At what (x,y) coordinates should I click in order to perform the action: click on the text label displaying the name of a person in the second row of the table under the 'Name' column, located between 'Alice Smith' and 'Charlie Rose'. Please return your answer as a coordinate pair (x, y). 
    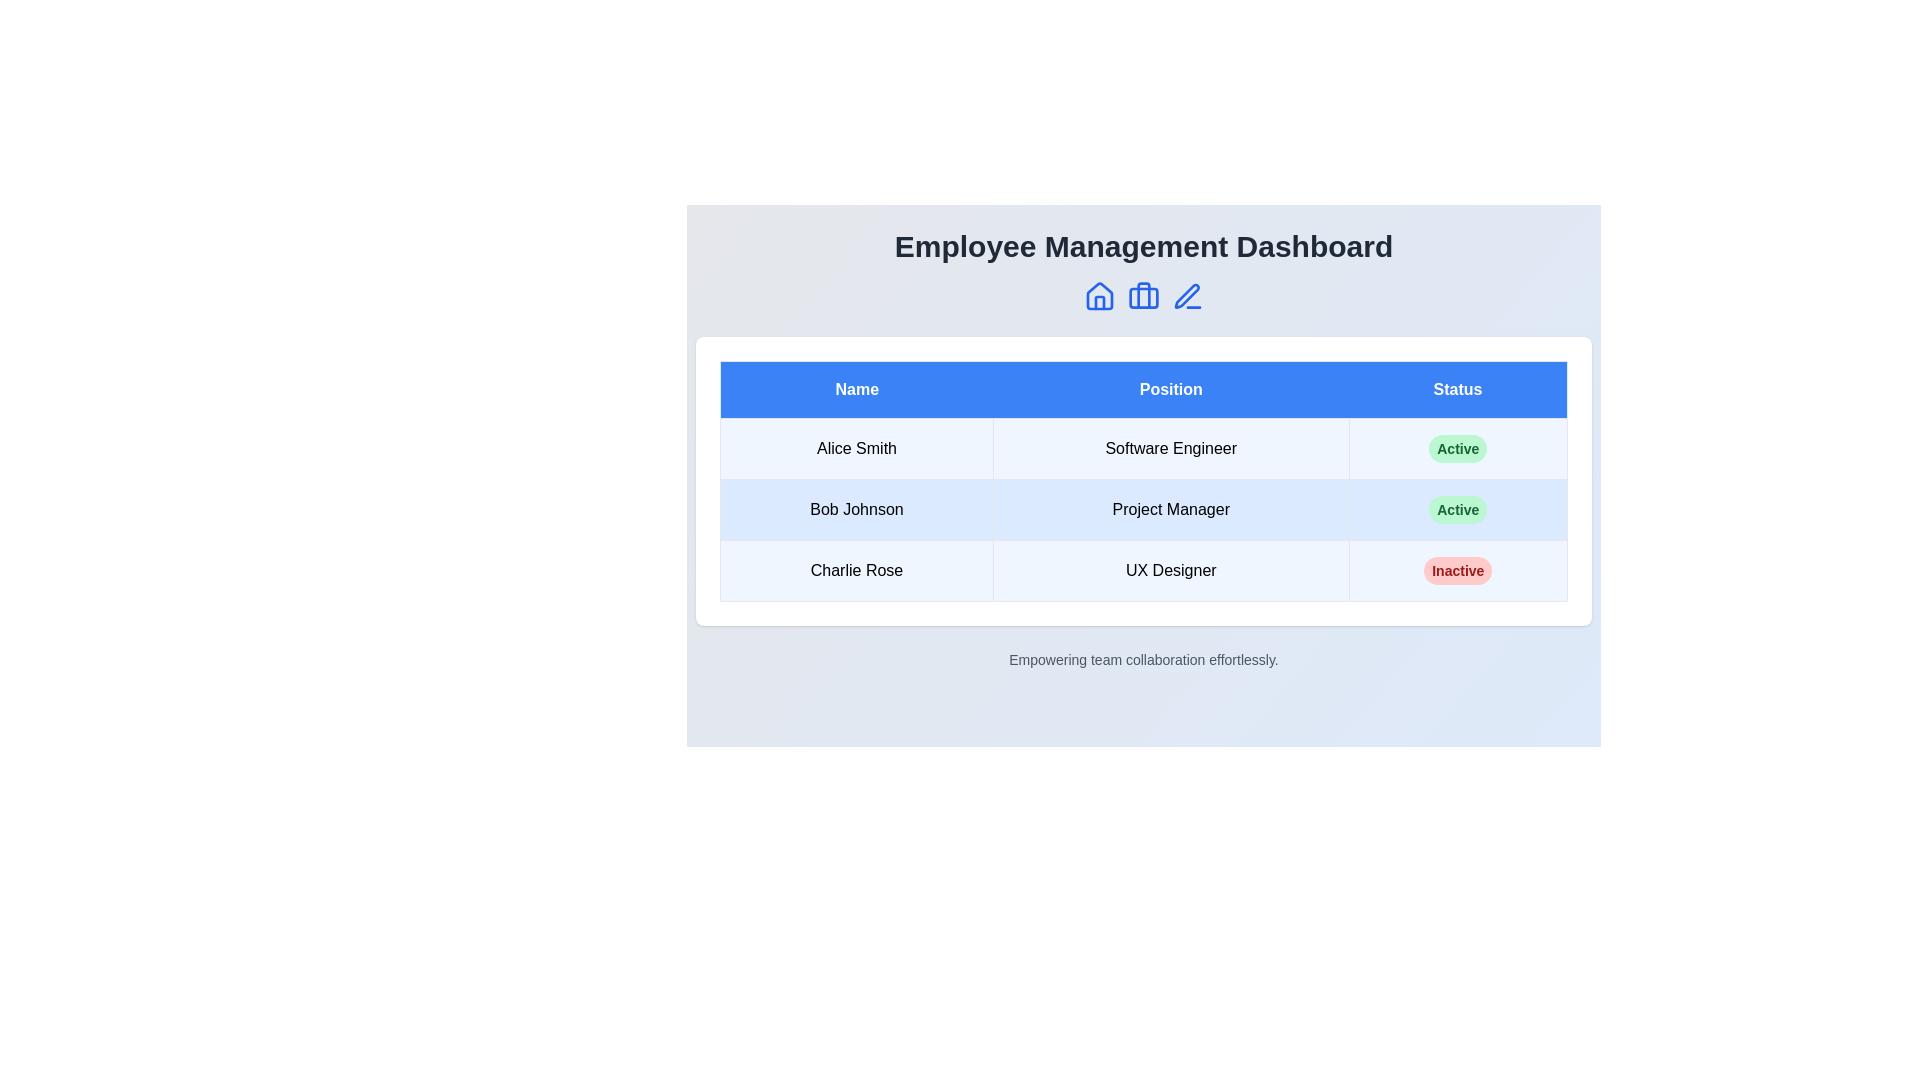
    Looking at the image, I should click on (856, 508).